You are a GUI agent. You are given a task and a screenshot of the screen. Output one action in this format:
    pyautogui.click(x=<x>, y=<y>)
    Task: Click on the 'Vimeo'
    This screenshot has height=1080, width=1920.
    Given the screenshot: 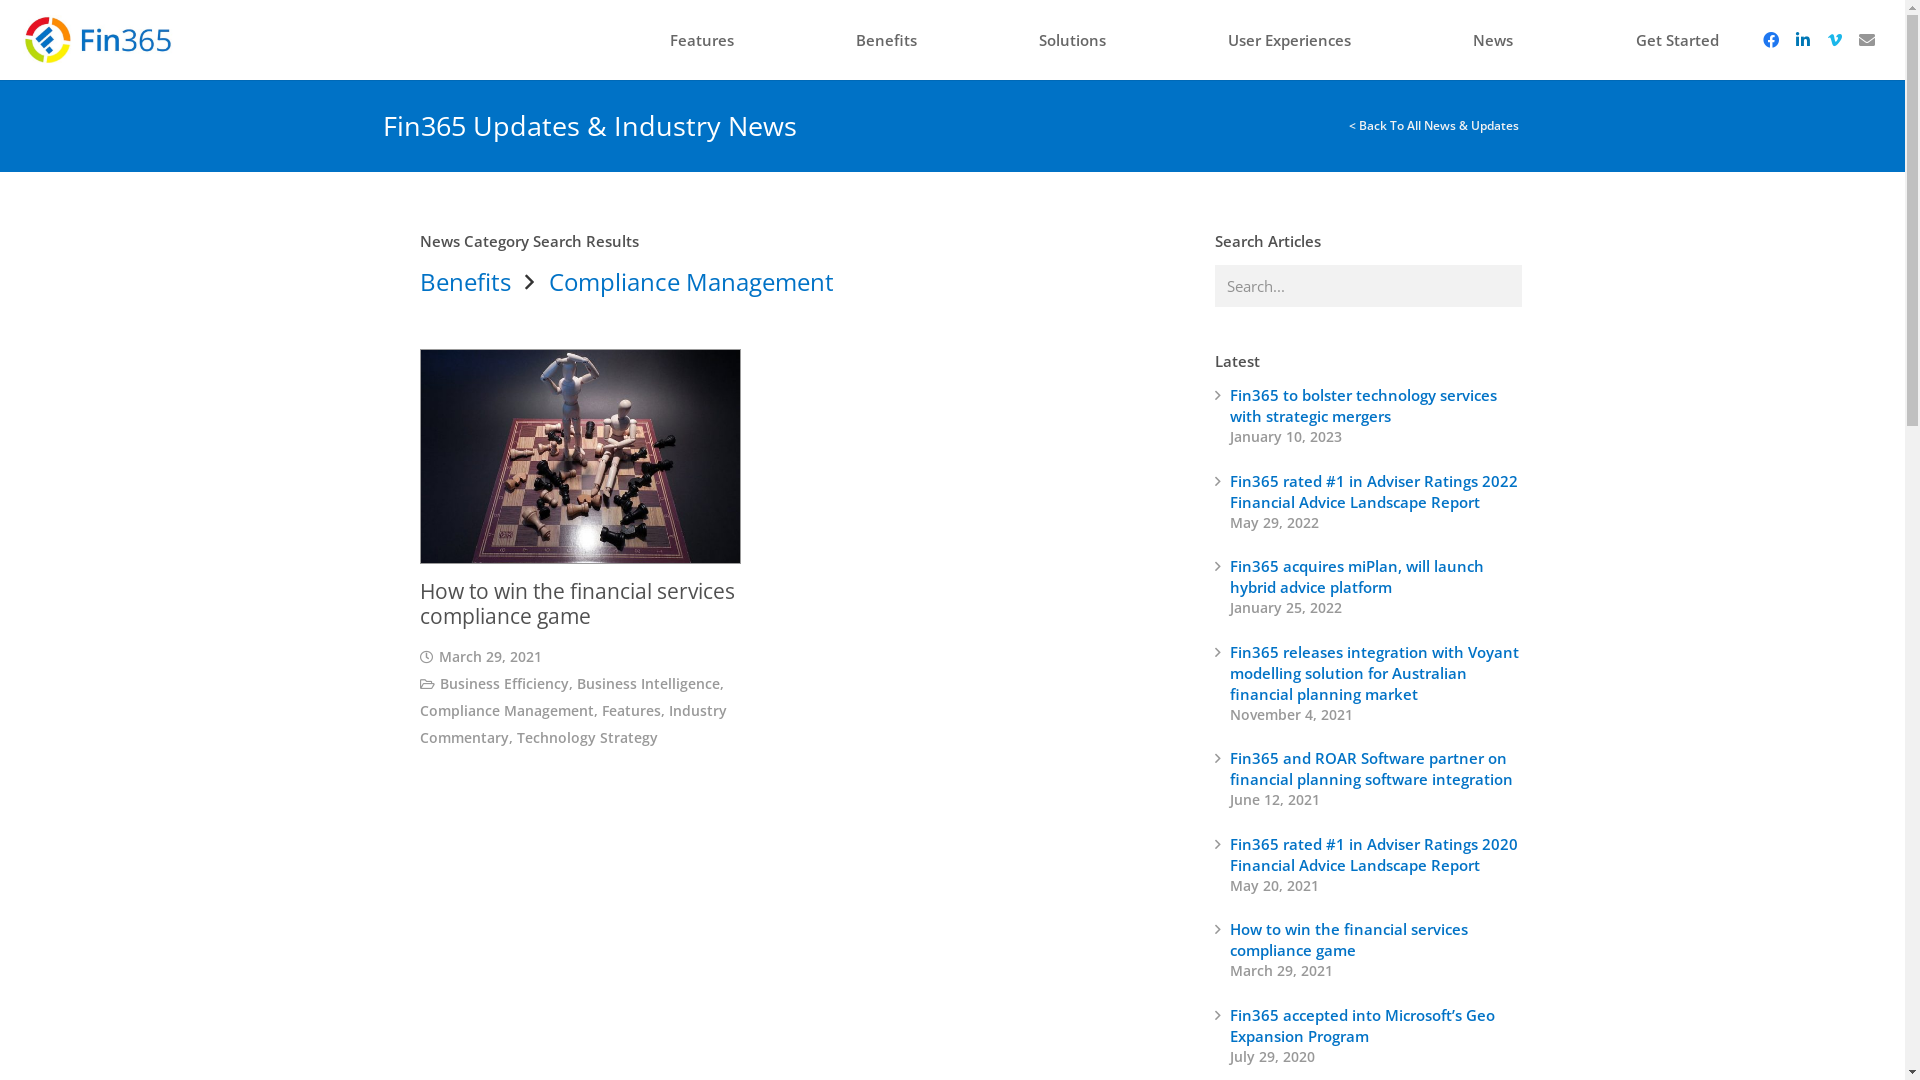 What is the action you would take?
    pyautogui.click(x=1818, y=39)
    